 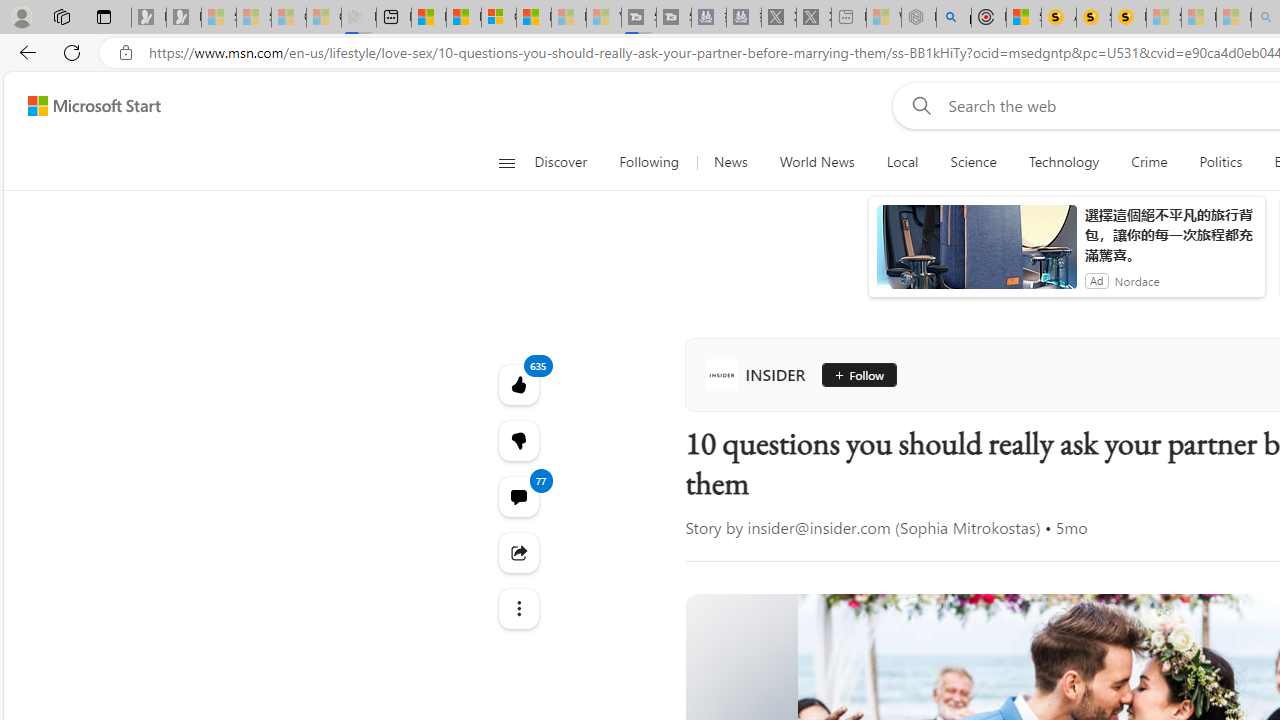 What do you see at coordinates (916, 105) in the screenshot?
I see `'Web search'` at bounding box center [916, 105].